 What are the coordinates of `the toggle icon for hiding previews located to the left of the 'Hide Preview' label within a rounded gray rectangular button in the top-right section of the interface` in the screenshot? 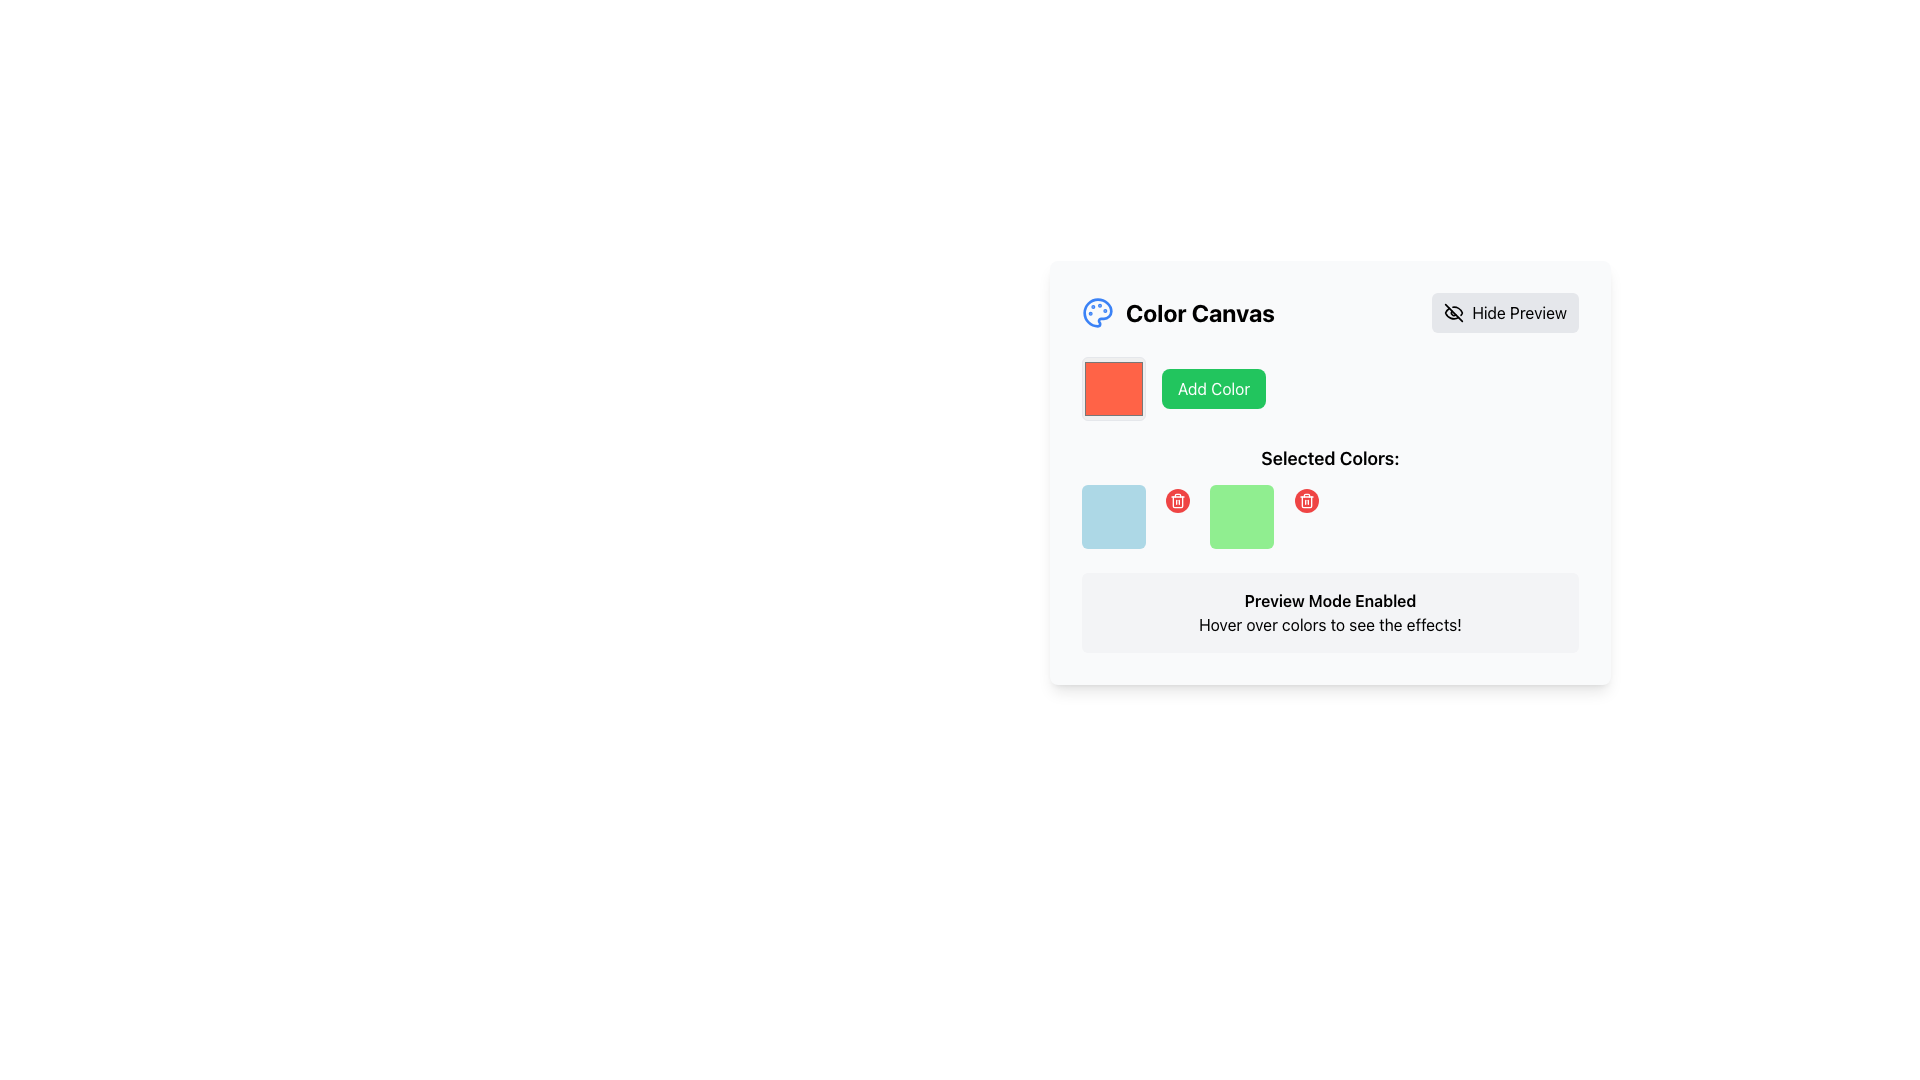 It's located at (1454, 312).